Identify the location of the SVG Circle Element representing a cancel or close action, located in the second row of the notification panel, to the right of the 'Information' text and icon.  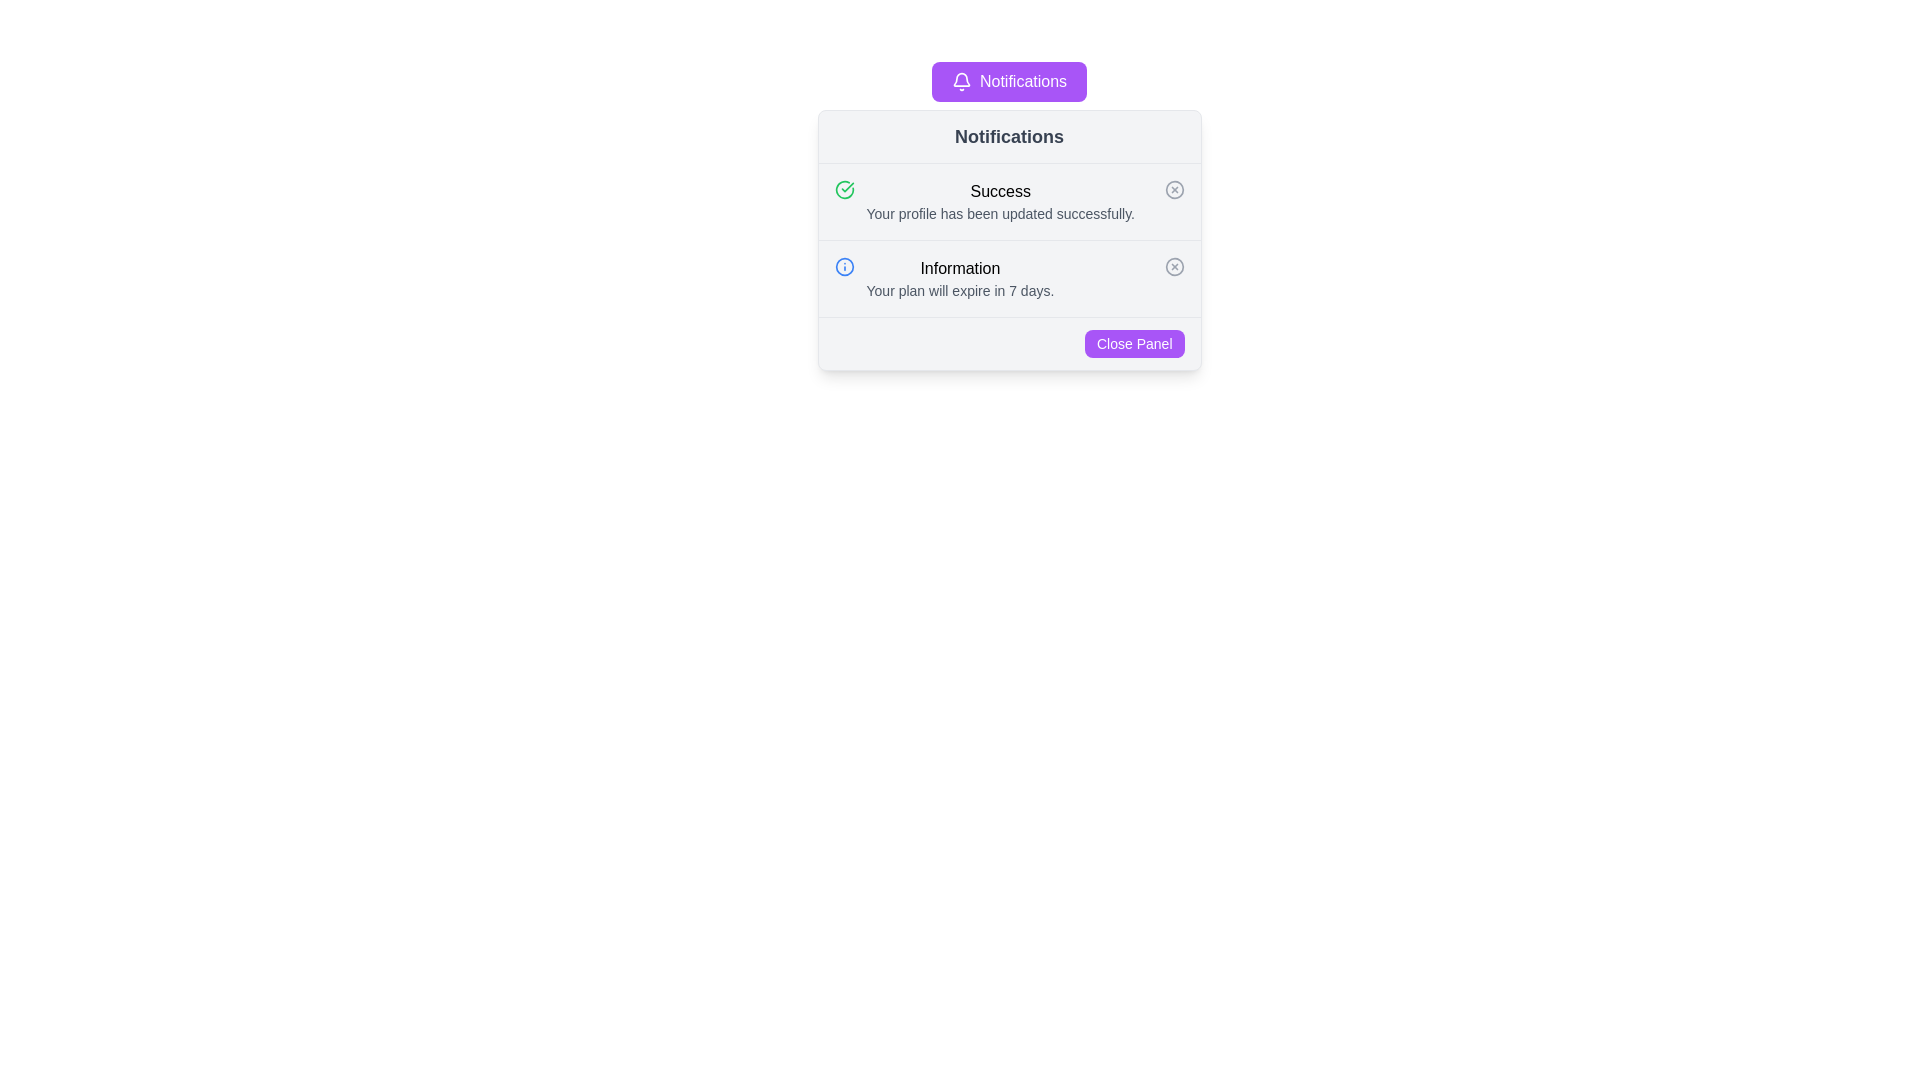
(1174, 265).